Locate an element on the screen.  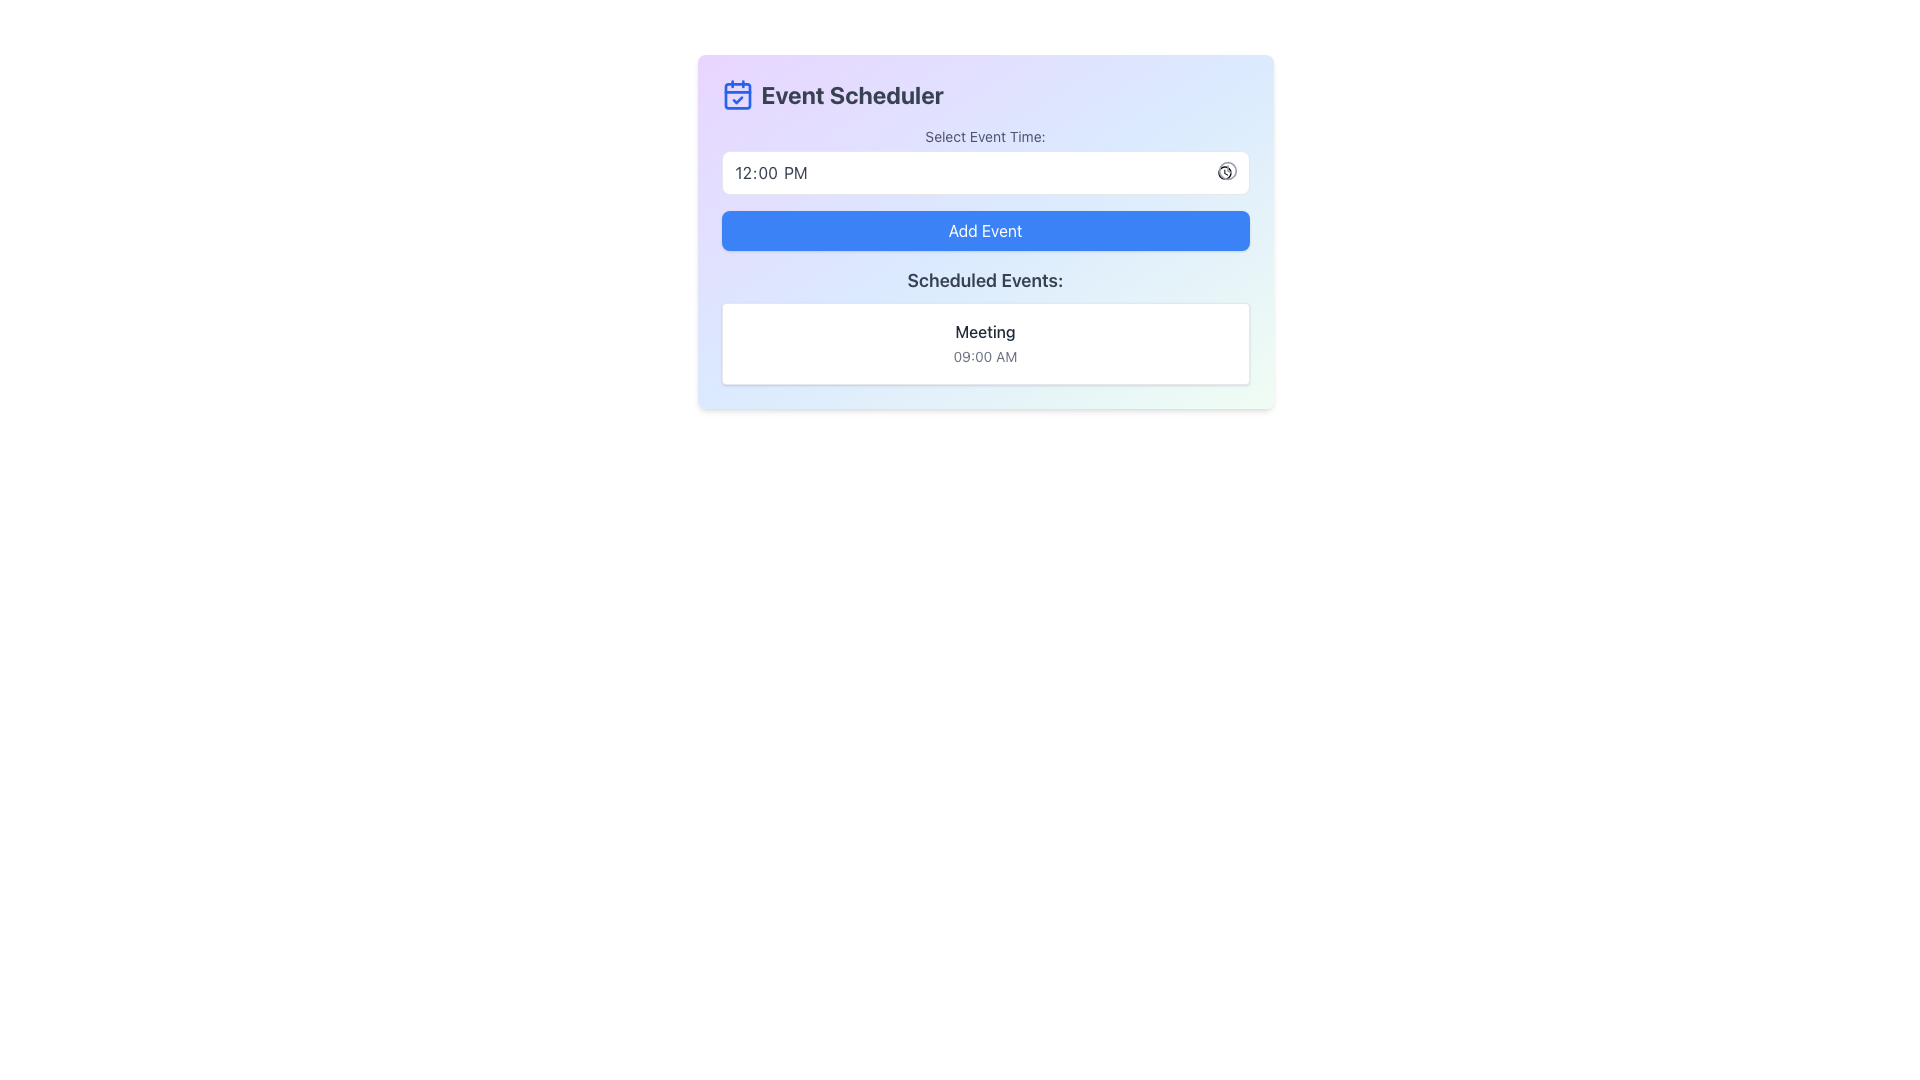
the informational text display section that outlines scheduled events, specifically the area under the header 'Scheduled Events:' and above the event details 'Meeting' at '09:00 AM' is located at coordinates (985, 325).